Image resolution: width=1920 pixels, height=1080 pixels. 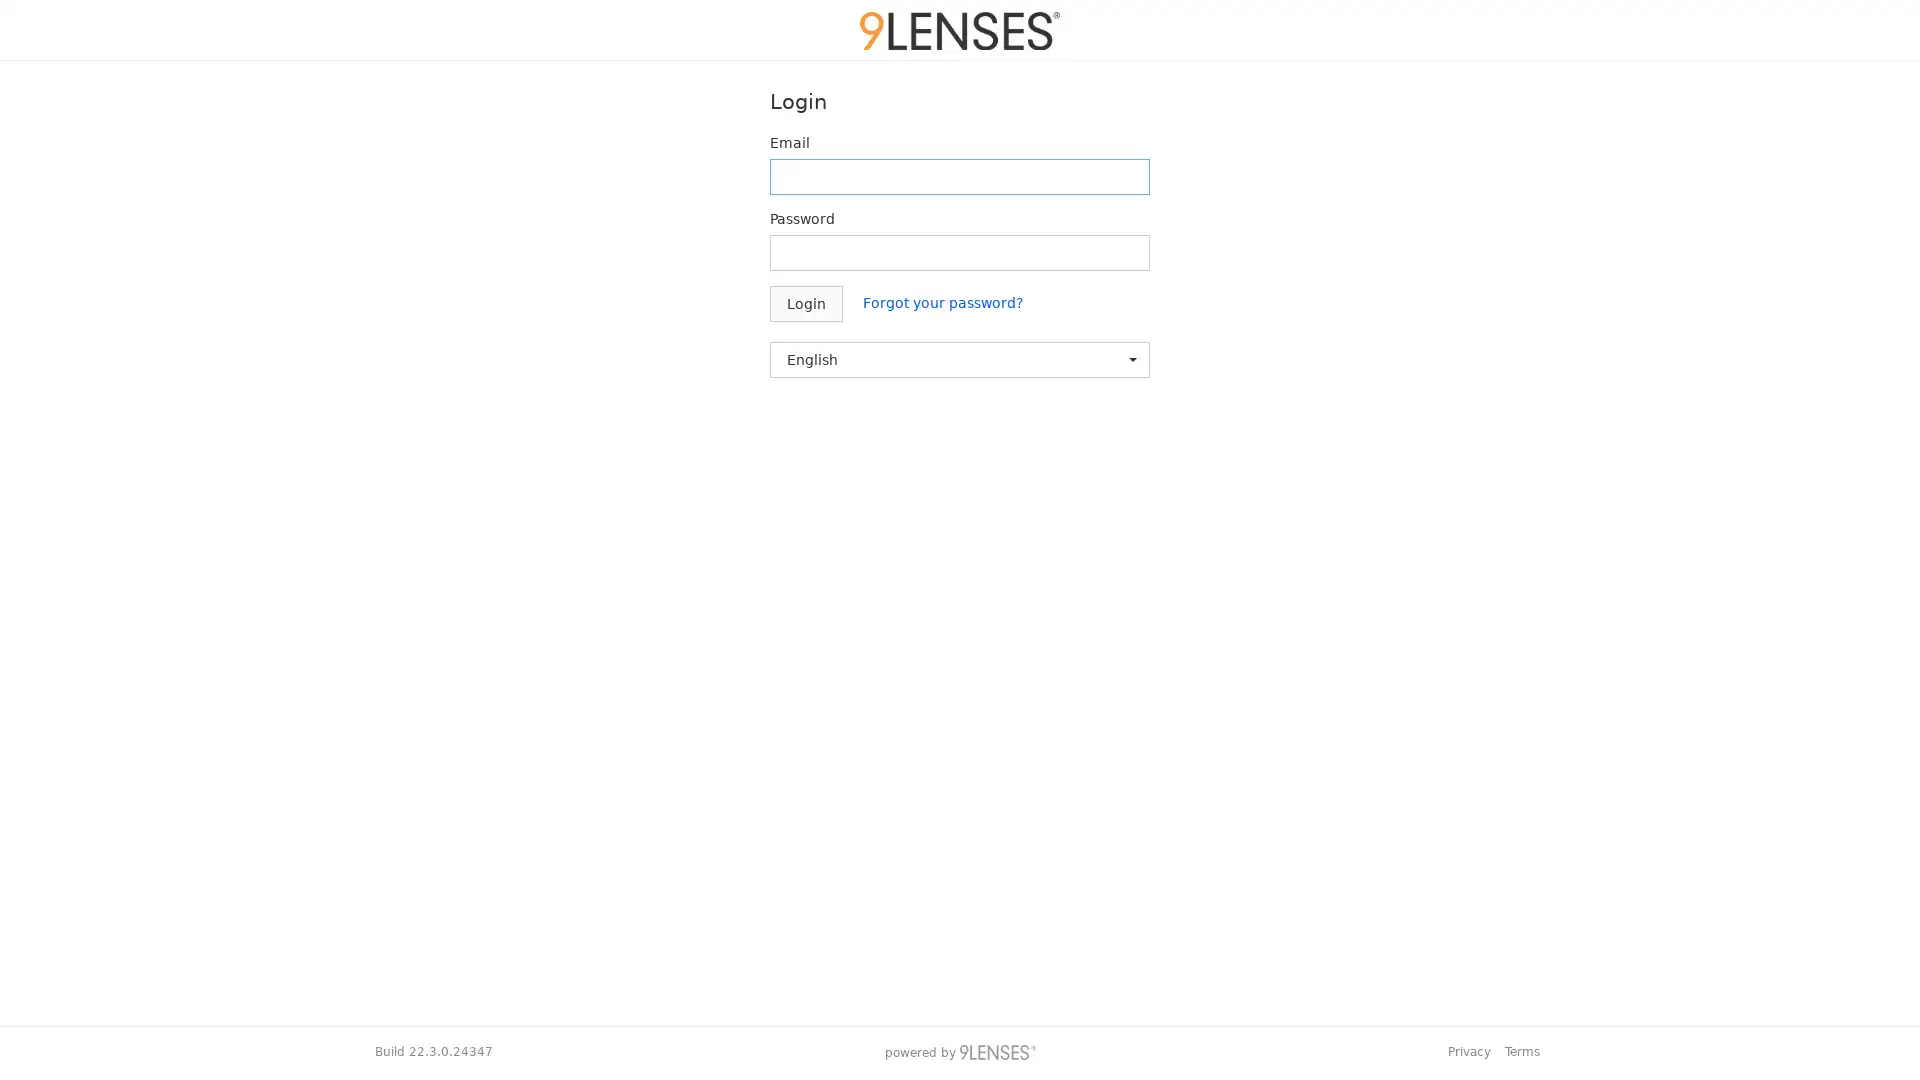 I want to click on English, so click(x=960, y=358).